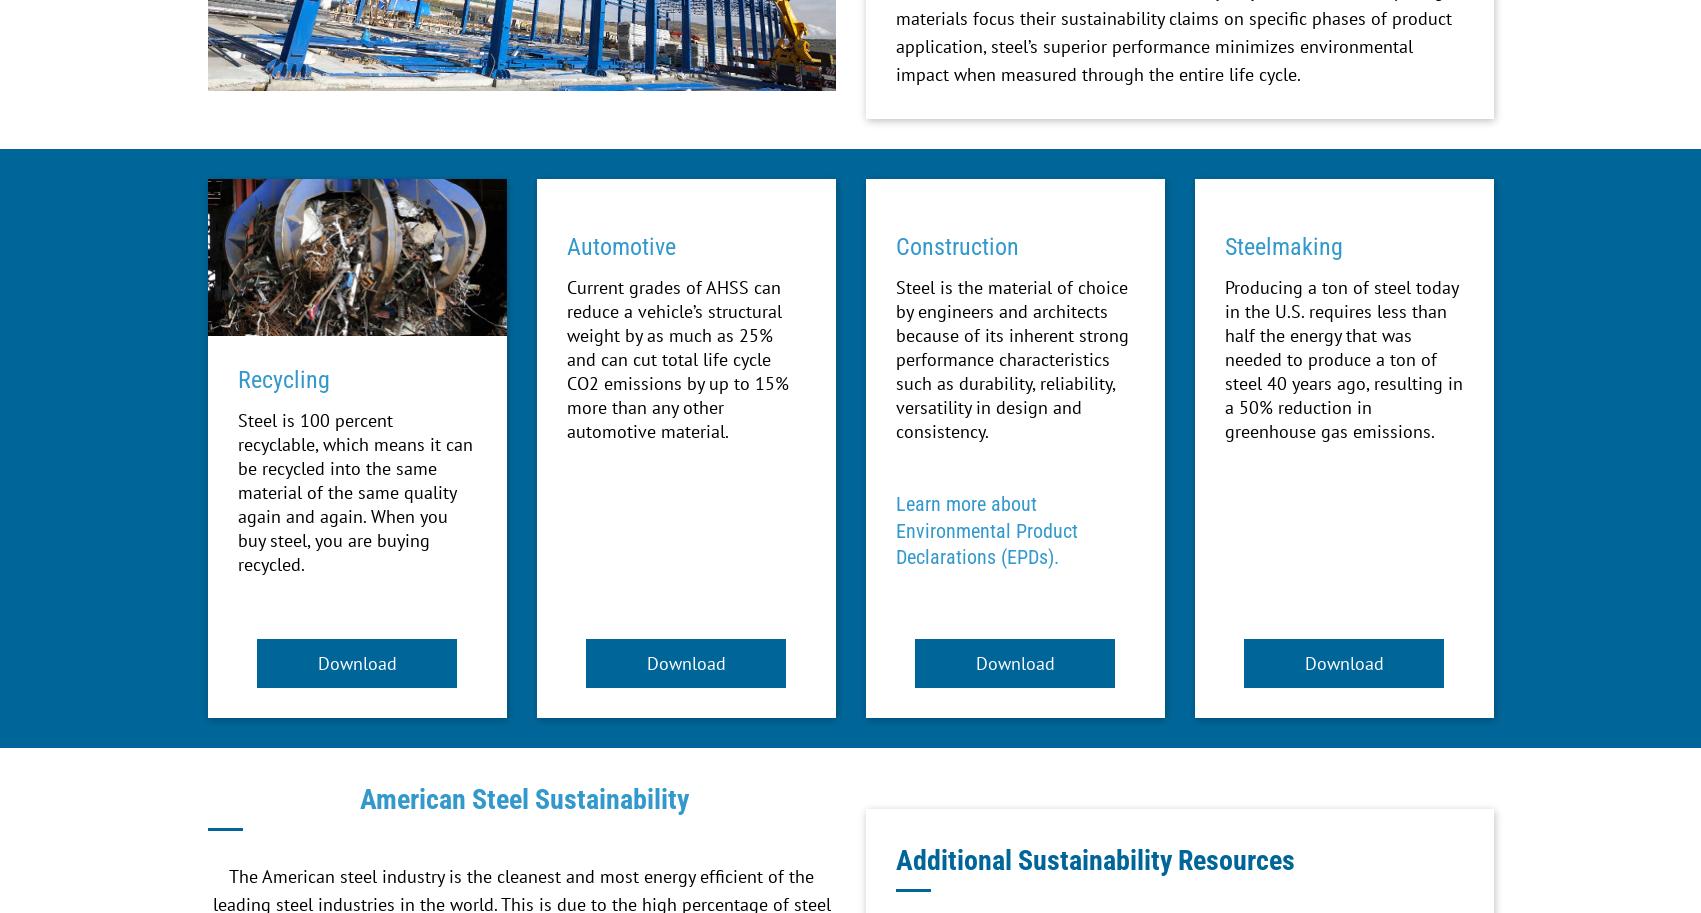 The width and height of the screenshot is (1701, 913). I want to click on 'Steel is the material of choice by engineers and architects because of its inherent strong performance characteristics such as durability, reliability, versatility in design and consistency.', so click(1011, 358).